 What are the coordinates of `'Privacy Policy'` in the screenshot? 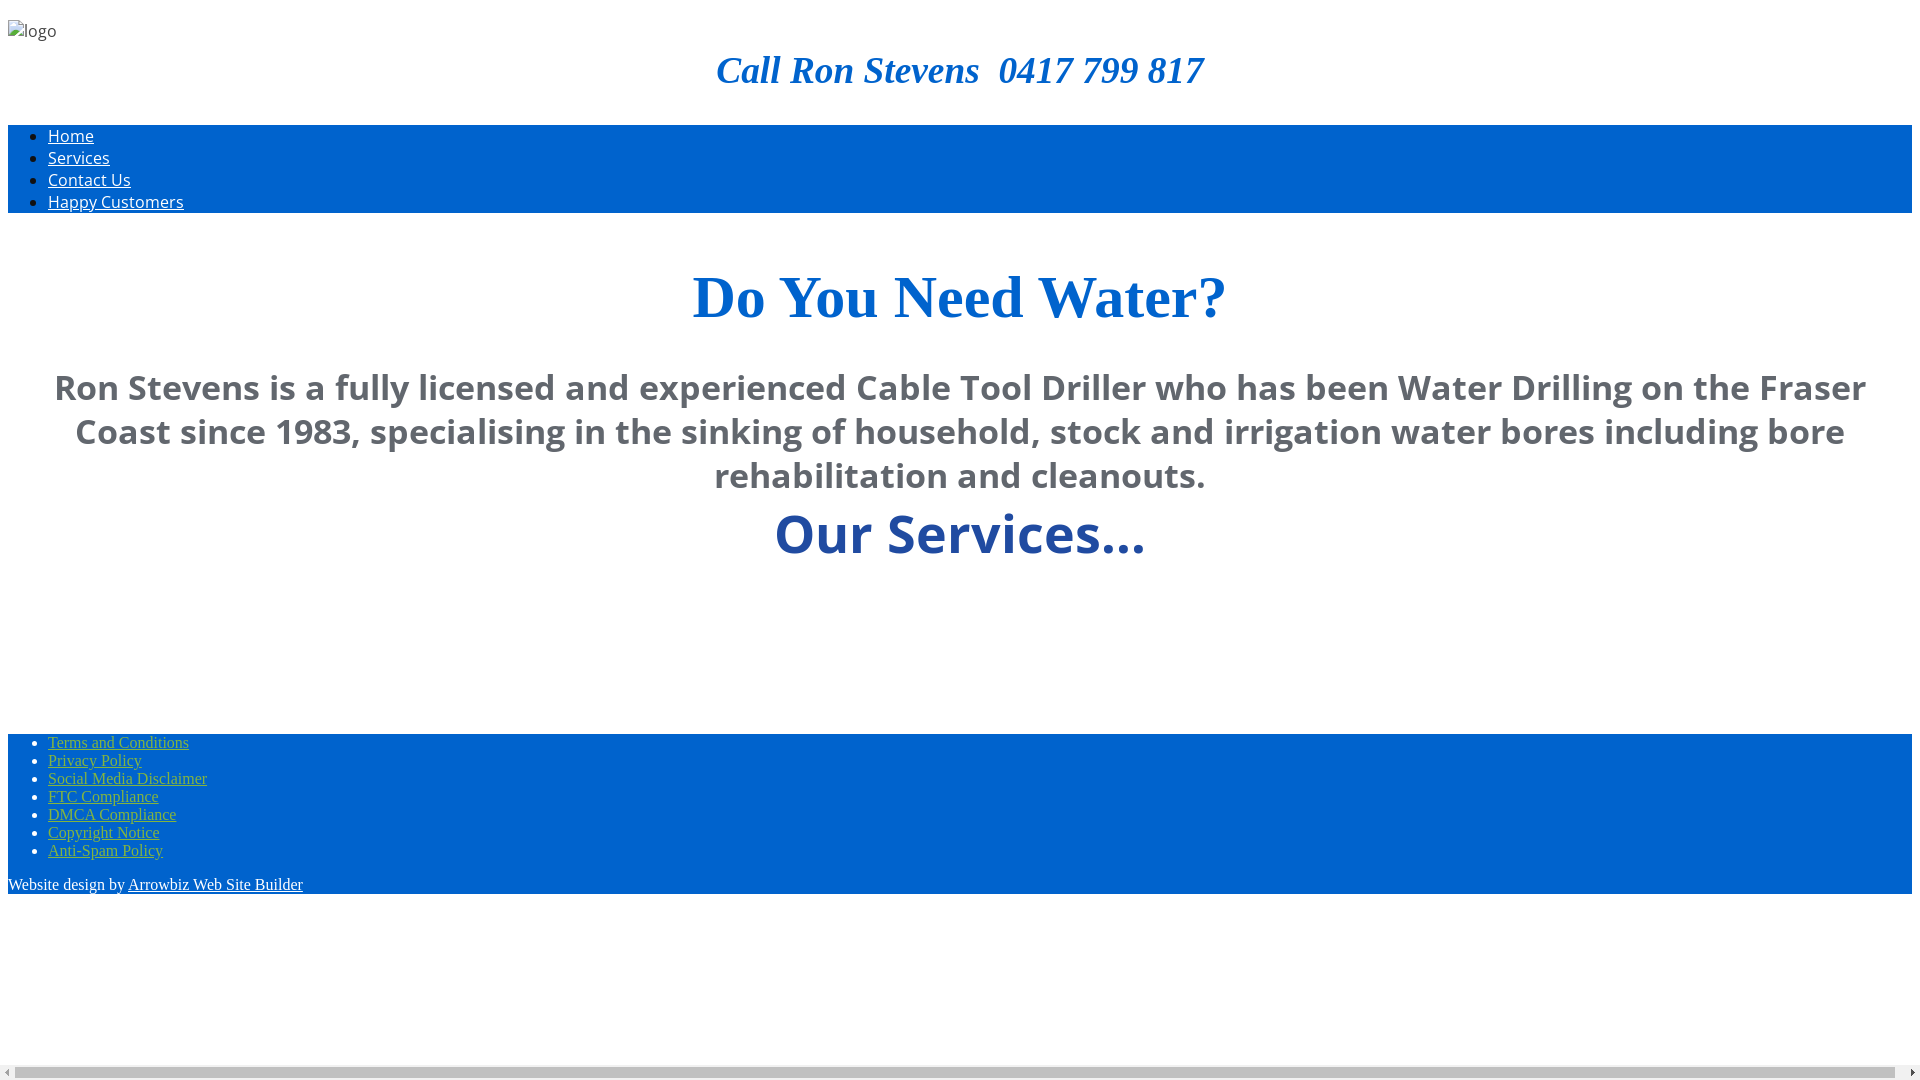 It's located at (48, 760).